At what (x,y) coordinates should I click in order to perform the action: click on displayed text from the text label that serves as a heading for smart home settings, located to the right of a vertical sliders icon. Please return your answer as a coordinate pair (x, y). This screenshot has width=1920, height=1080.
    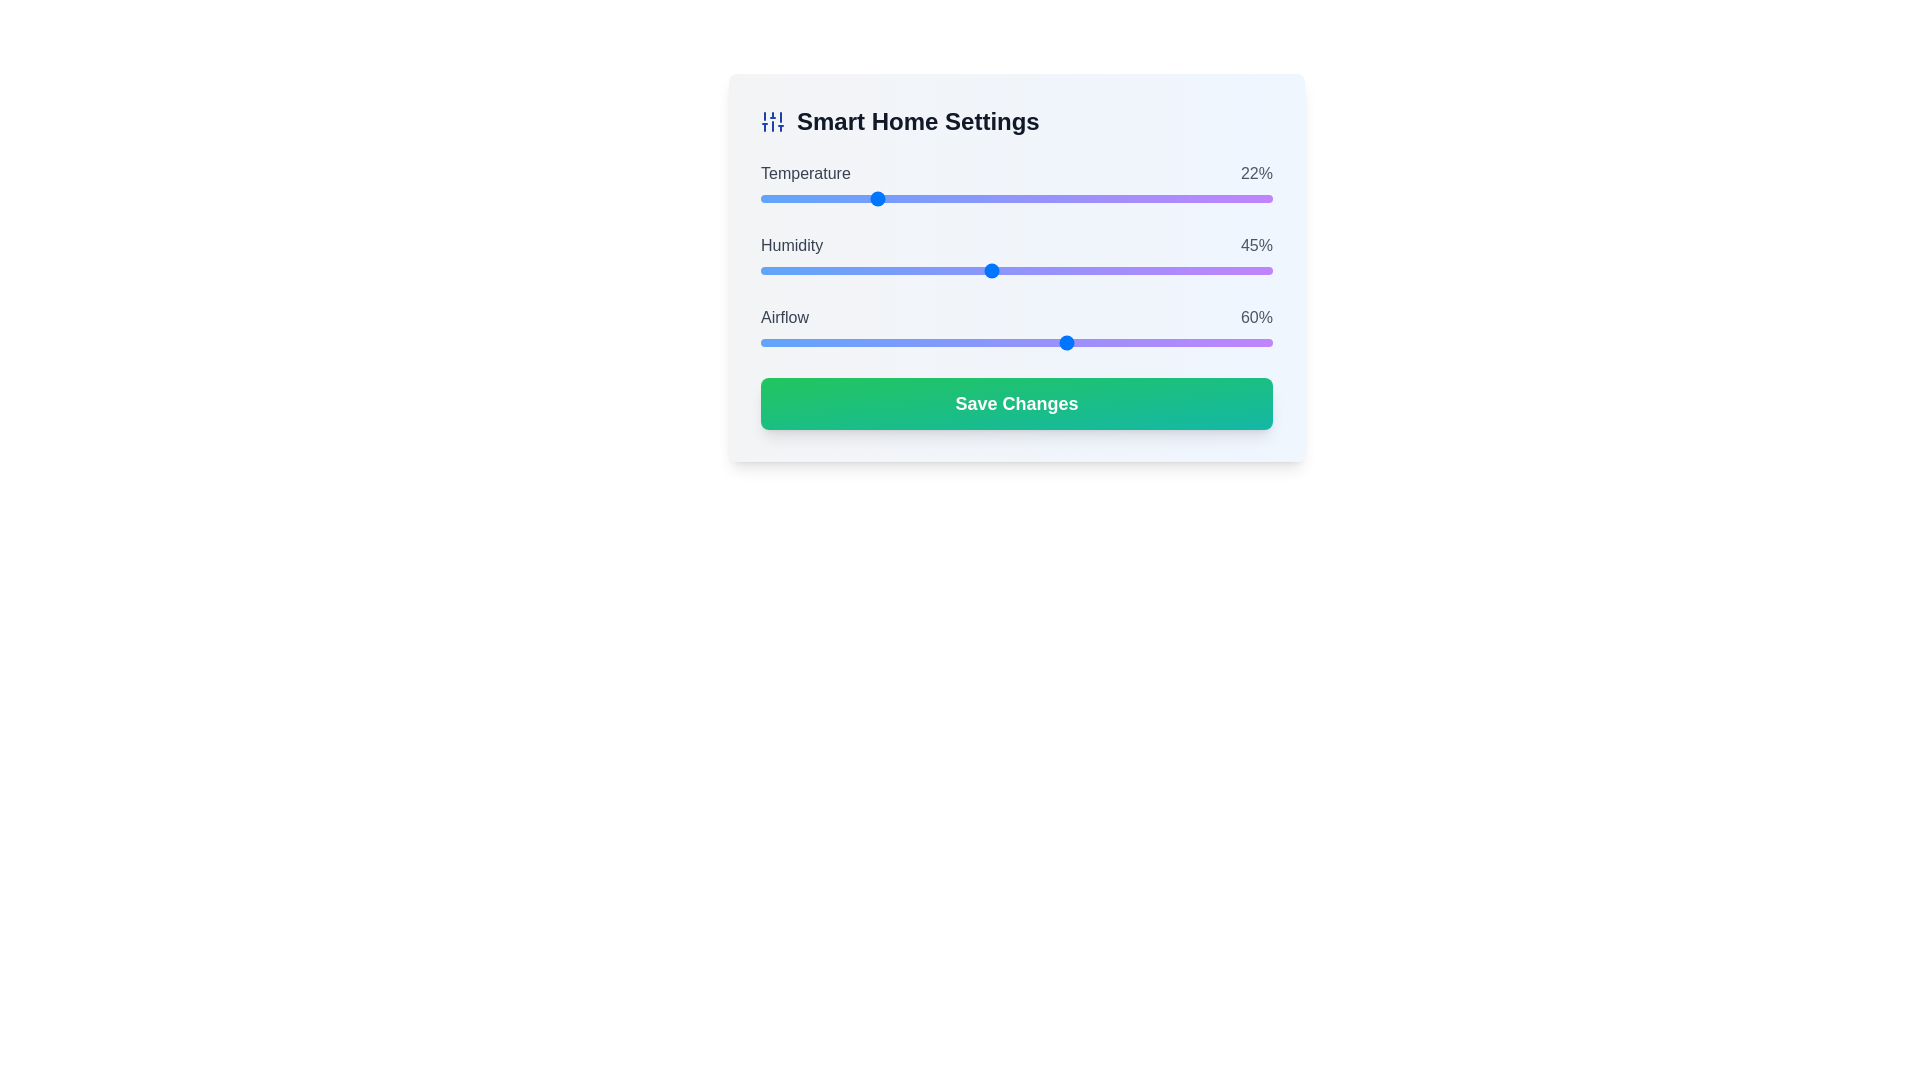
    Looking at the image, I should click on (917, 122).